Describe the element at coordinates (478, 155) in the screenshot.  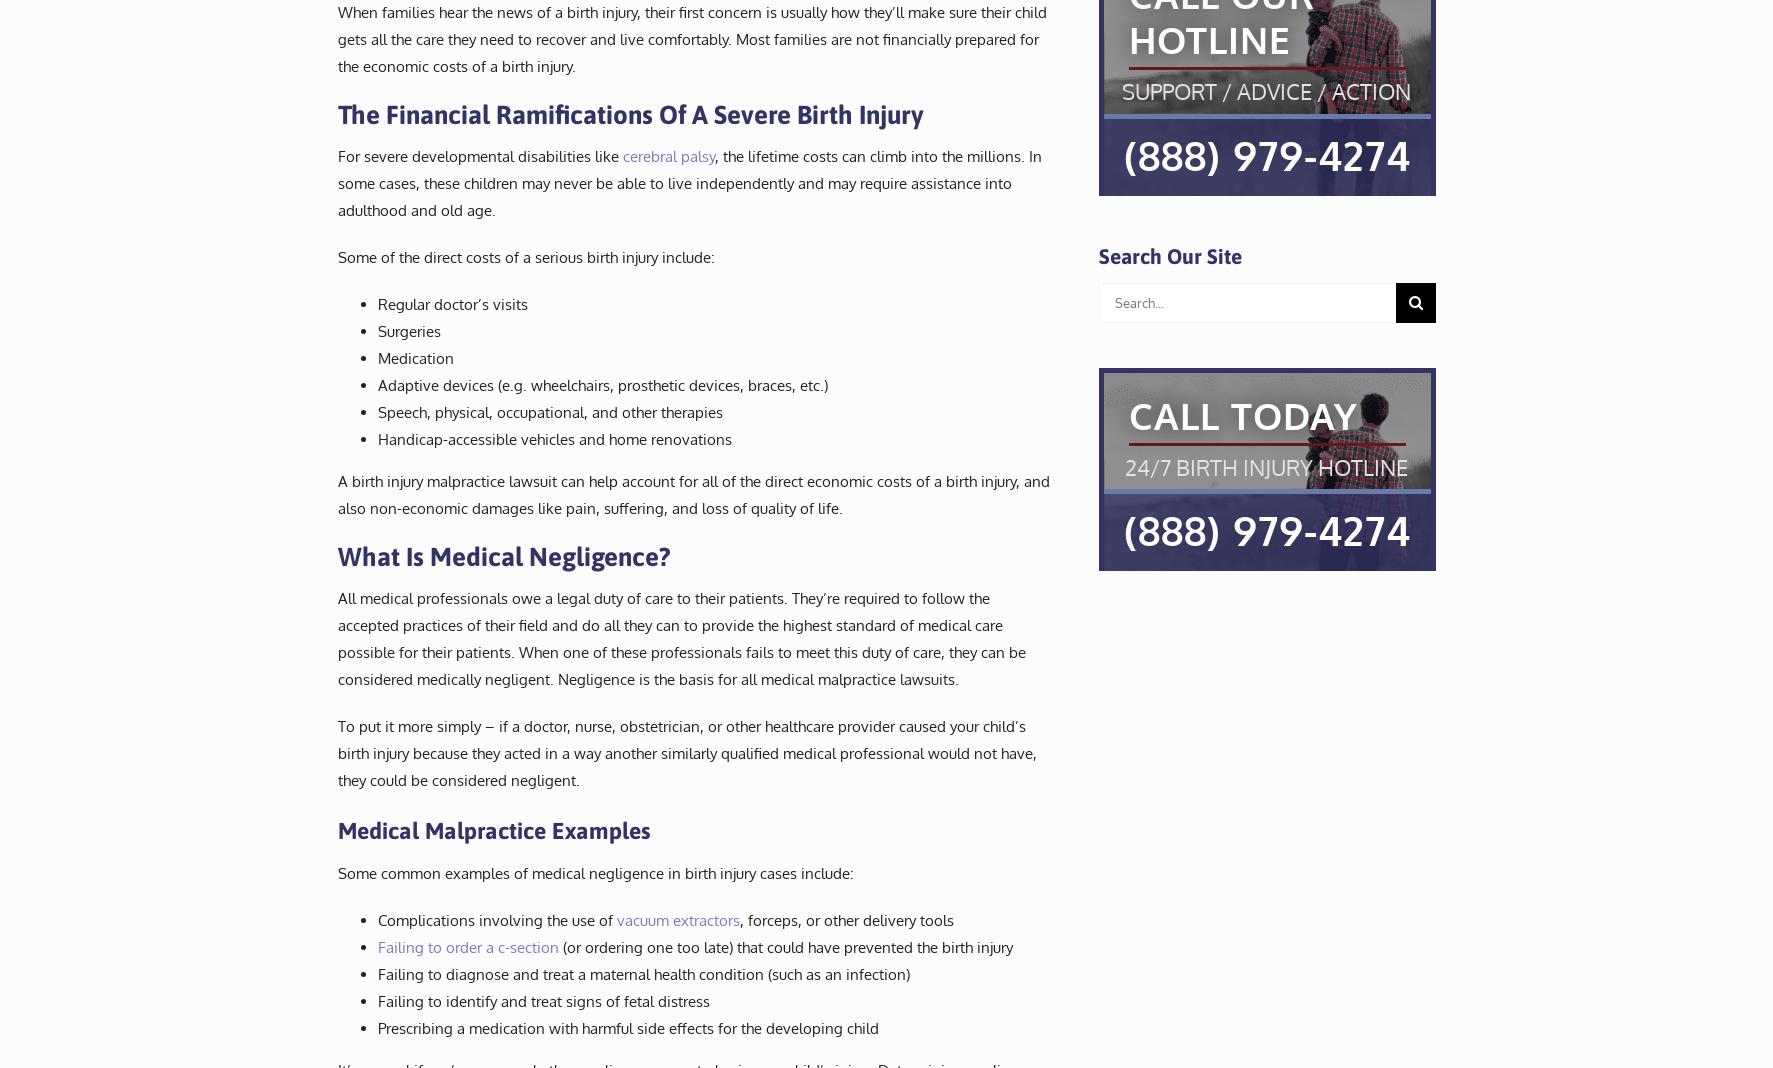
I see `'For severe developmental disabilities like'` at that location.